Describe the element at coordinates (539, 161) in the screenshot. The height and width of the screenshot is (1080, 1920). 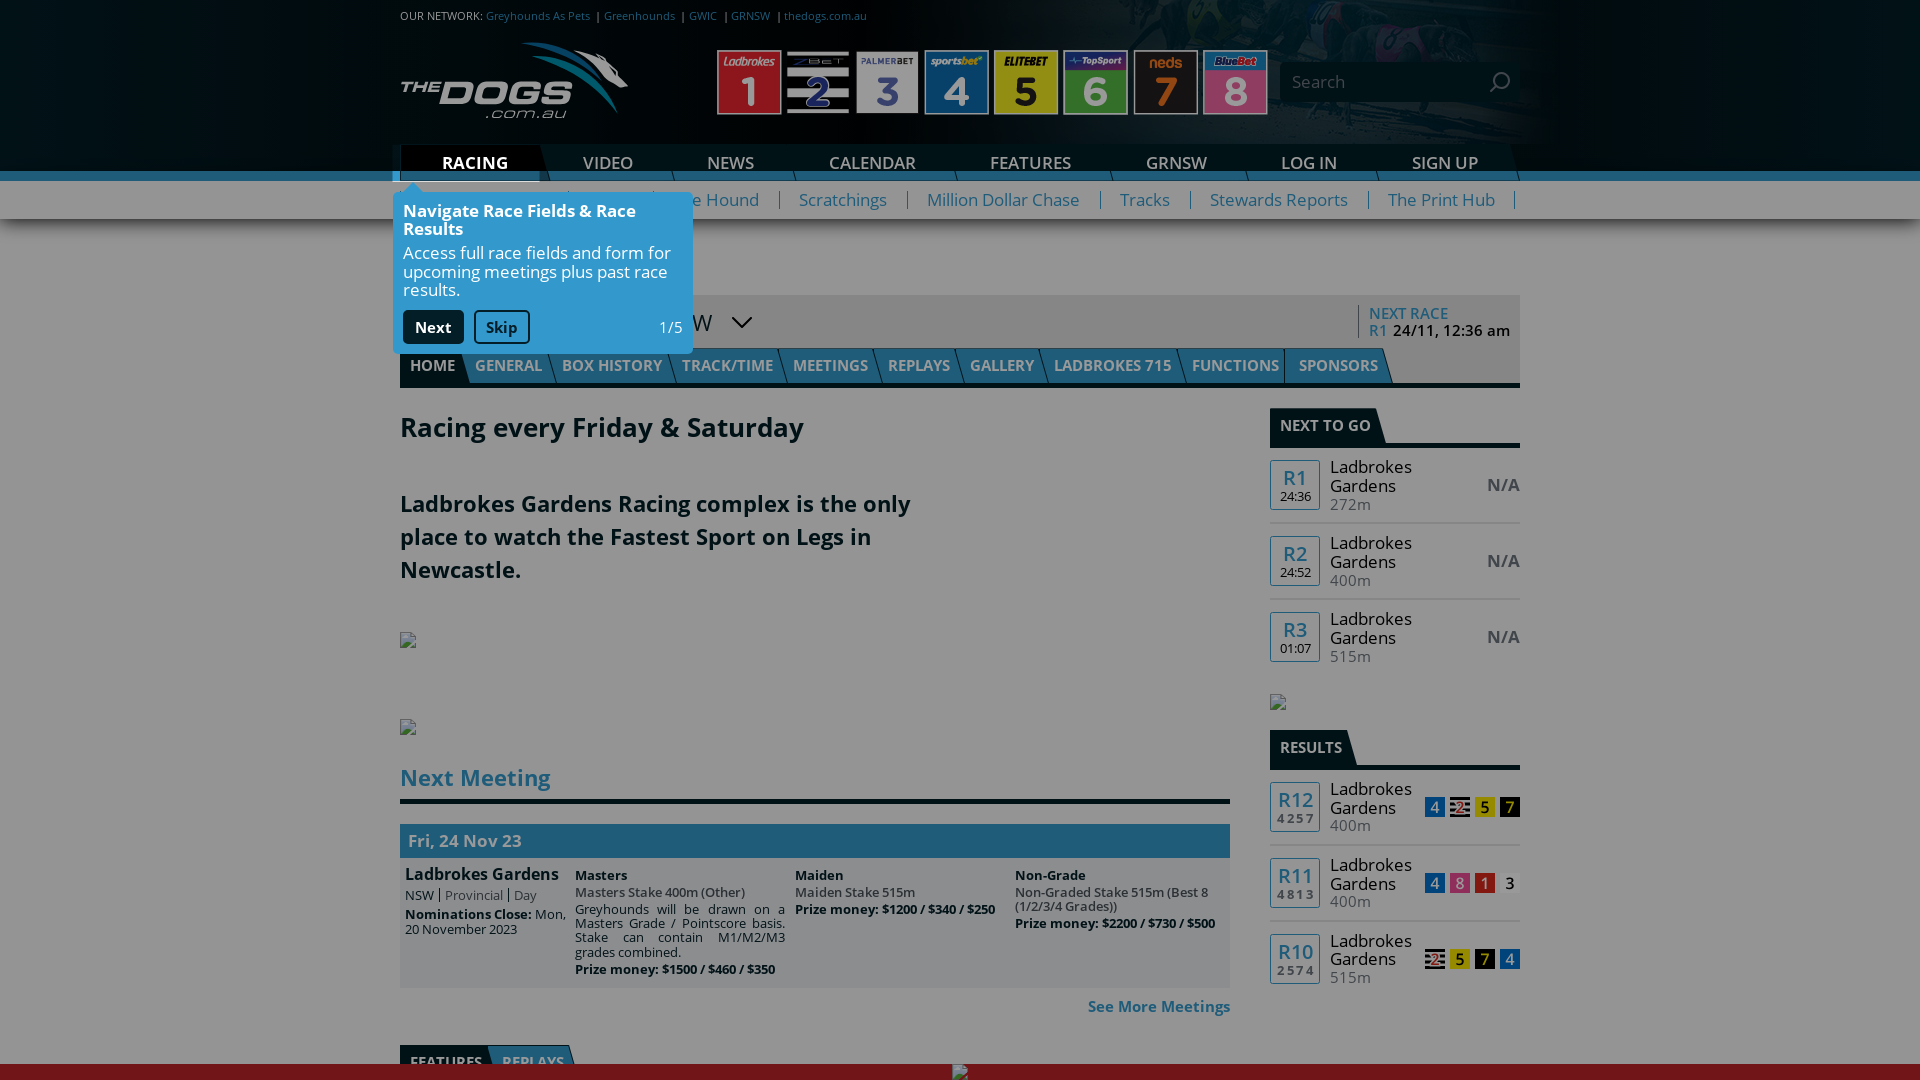
I see `'VIDEO'` at that location.